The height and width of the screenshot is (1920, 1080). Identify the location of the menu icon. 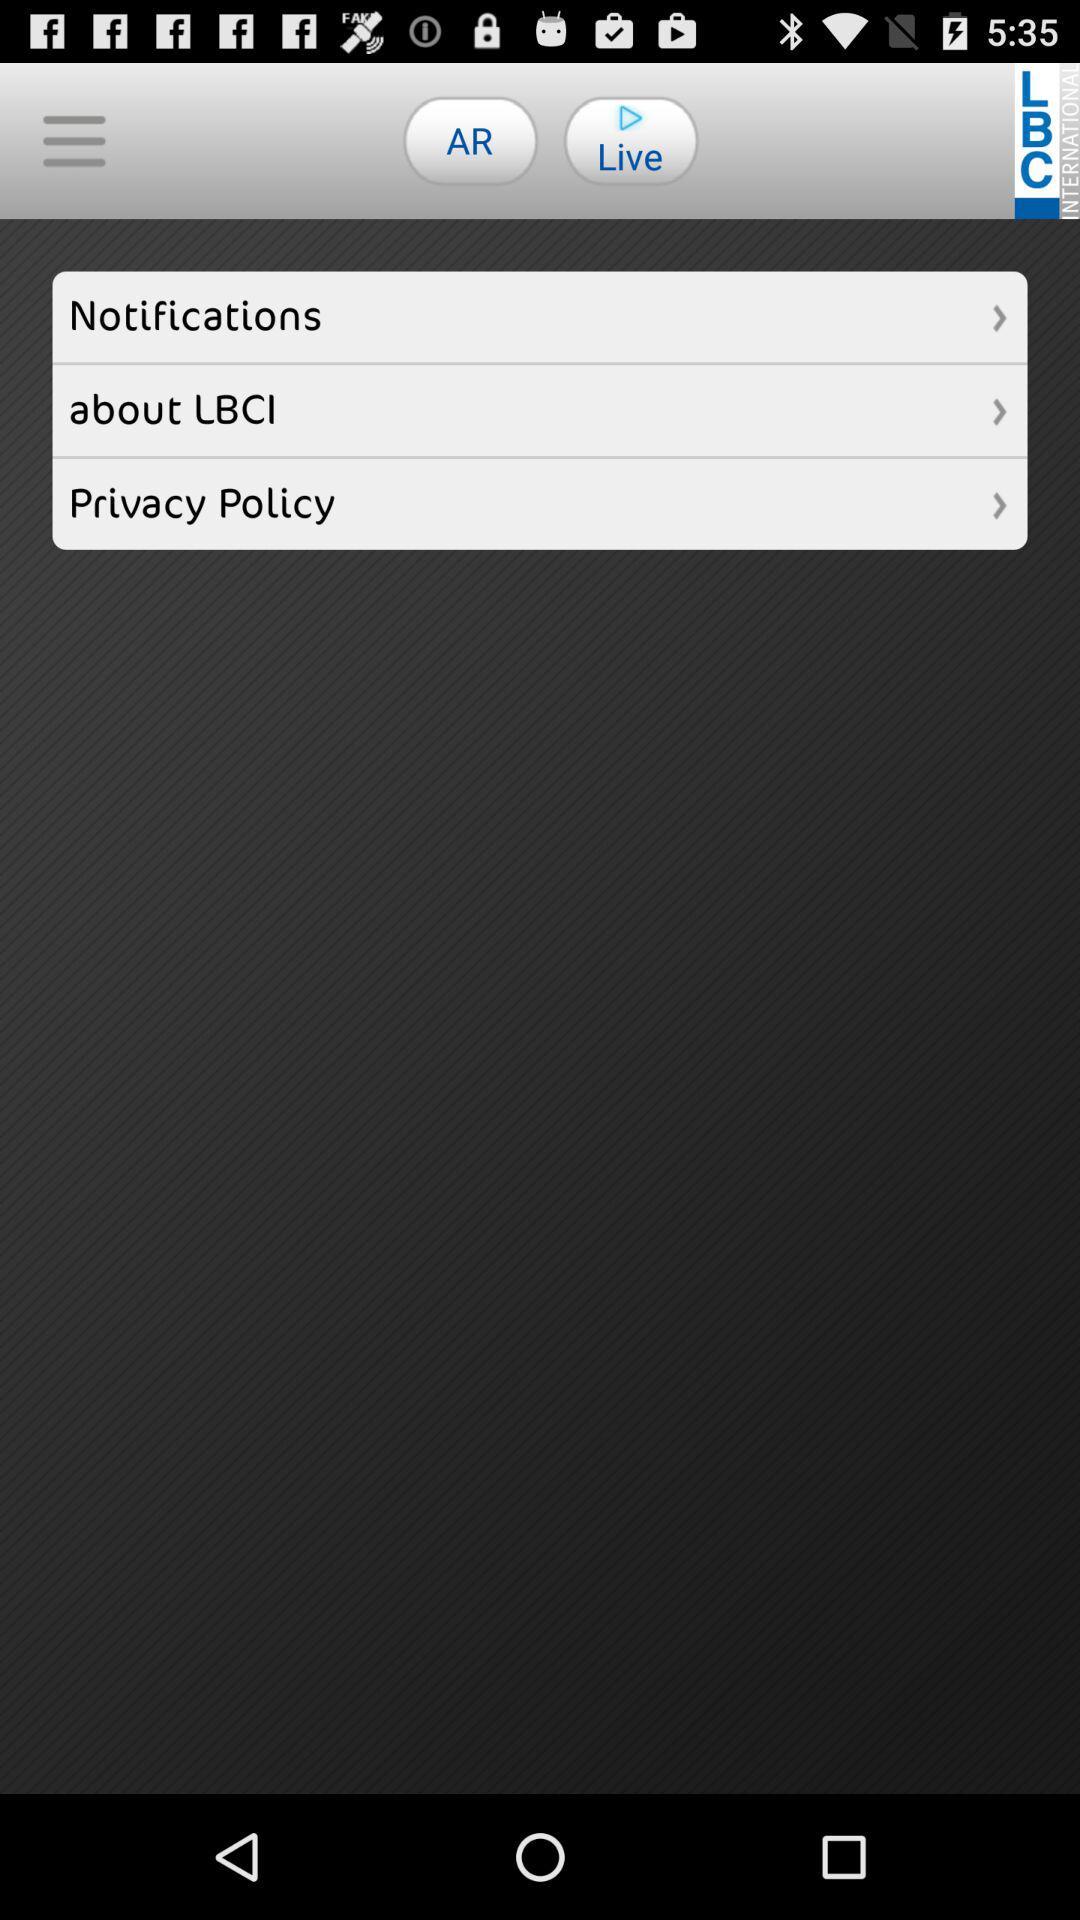
(72, 149).